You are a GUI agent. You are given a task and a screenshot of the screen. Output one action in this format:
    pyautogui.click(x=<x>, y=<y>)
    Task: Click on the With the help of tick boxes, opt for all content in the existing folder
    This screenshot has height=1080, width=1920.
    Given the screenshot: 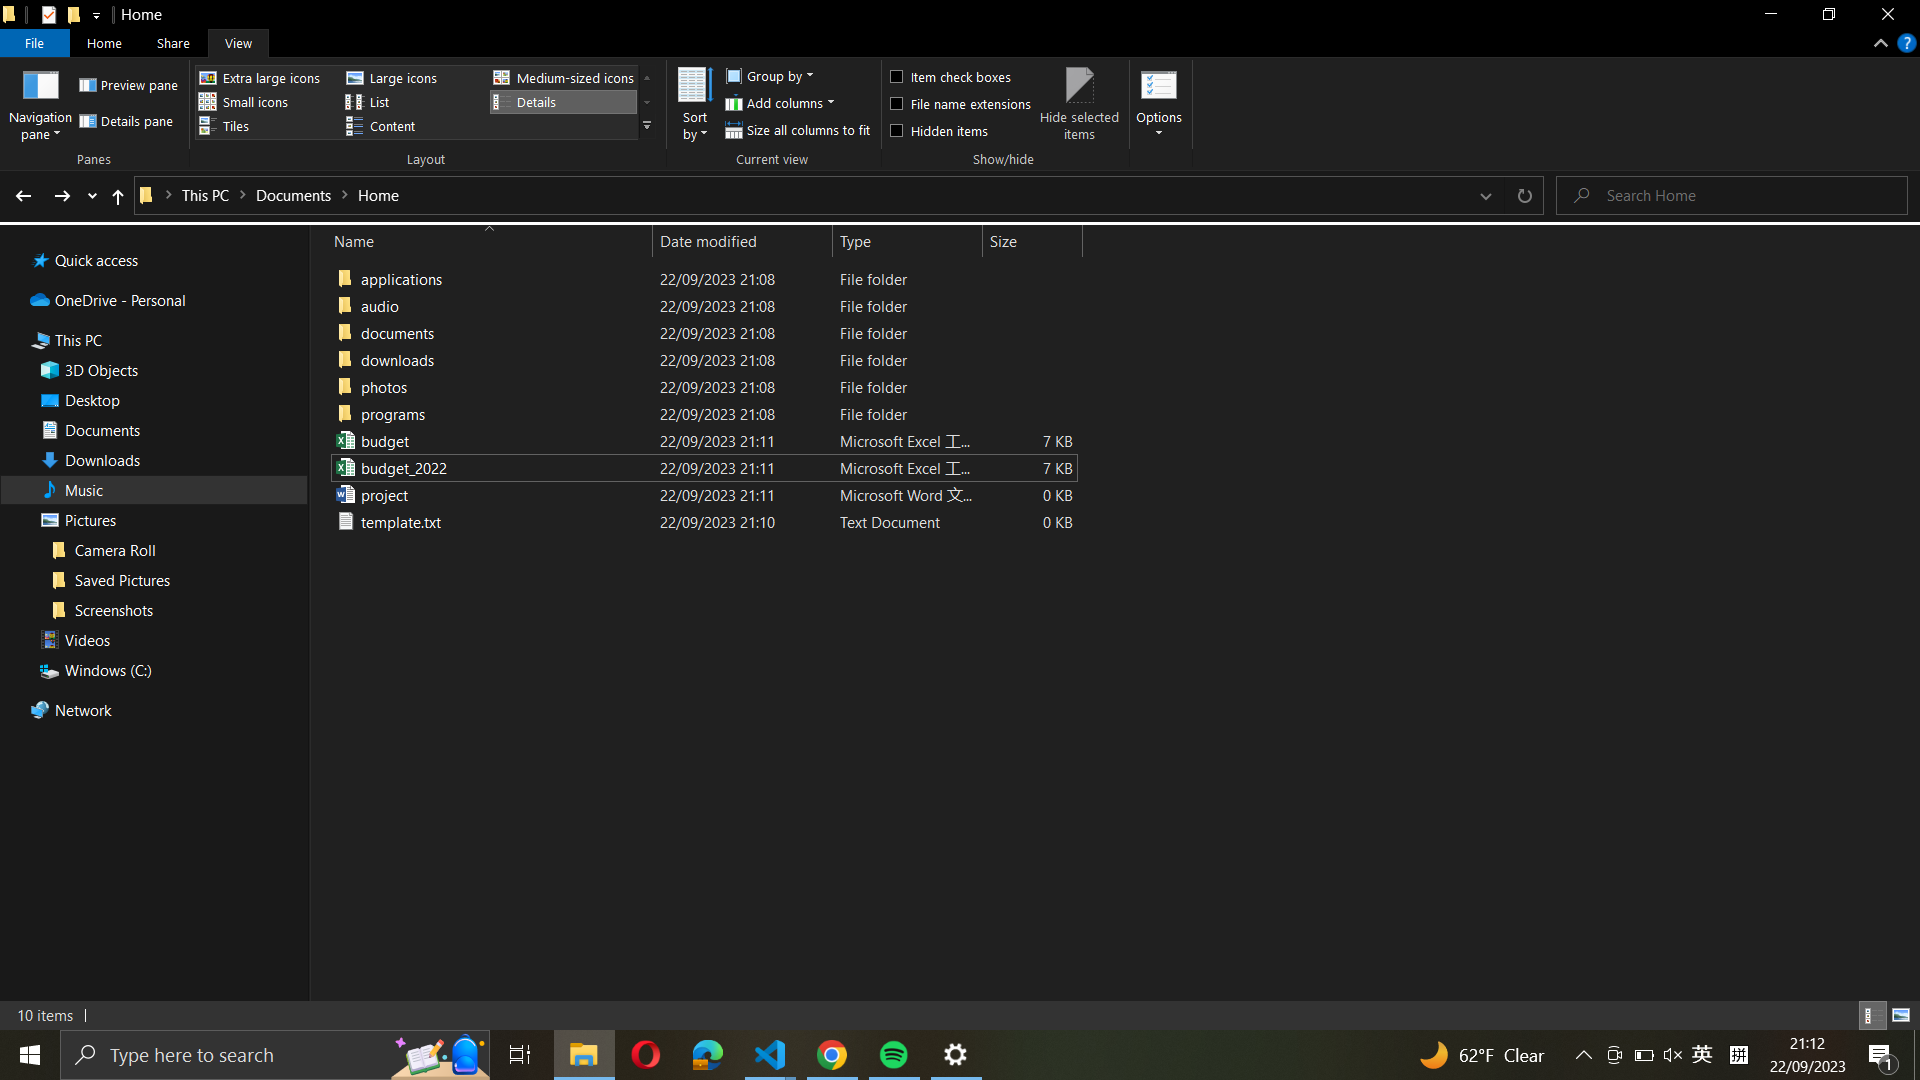 What is the action you would take?
    pyautogui.click(x=957, y=73)
    